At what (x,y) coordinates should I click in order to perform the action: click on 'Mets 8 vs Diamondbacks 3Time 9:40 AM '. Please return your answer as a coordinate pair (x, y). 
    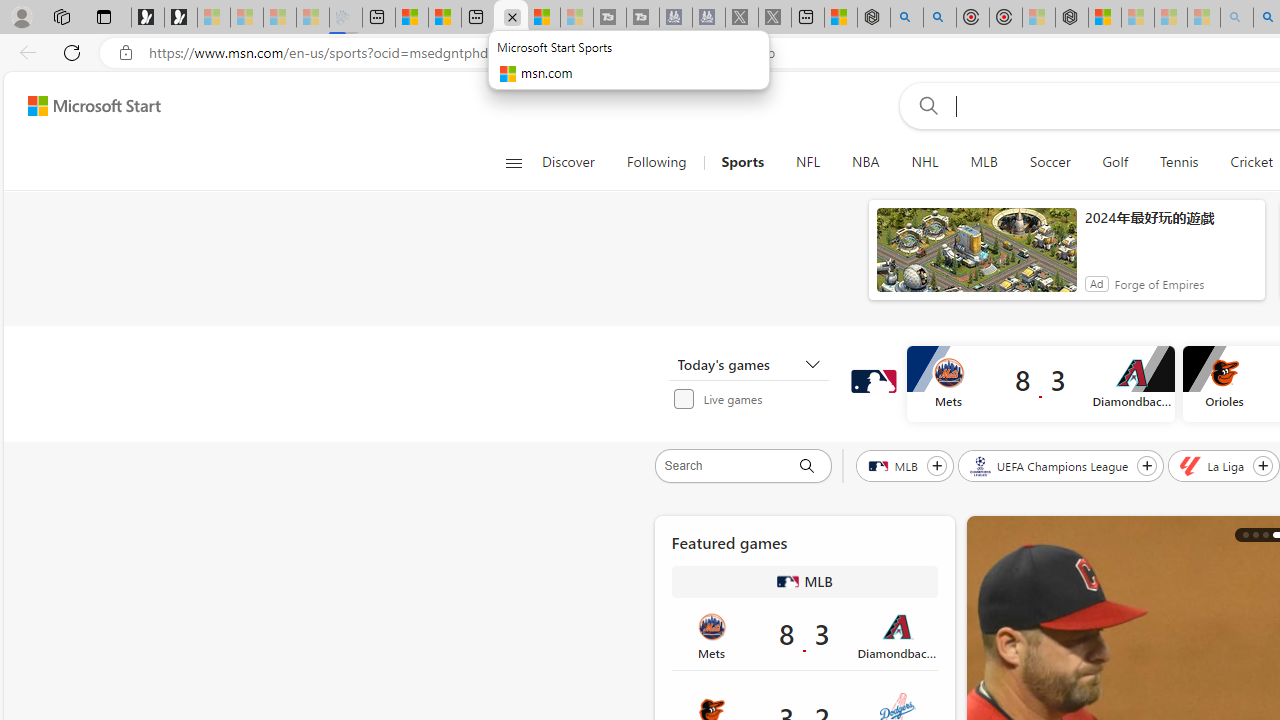
    Looking at the image, I should click on (804, 635).